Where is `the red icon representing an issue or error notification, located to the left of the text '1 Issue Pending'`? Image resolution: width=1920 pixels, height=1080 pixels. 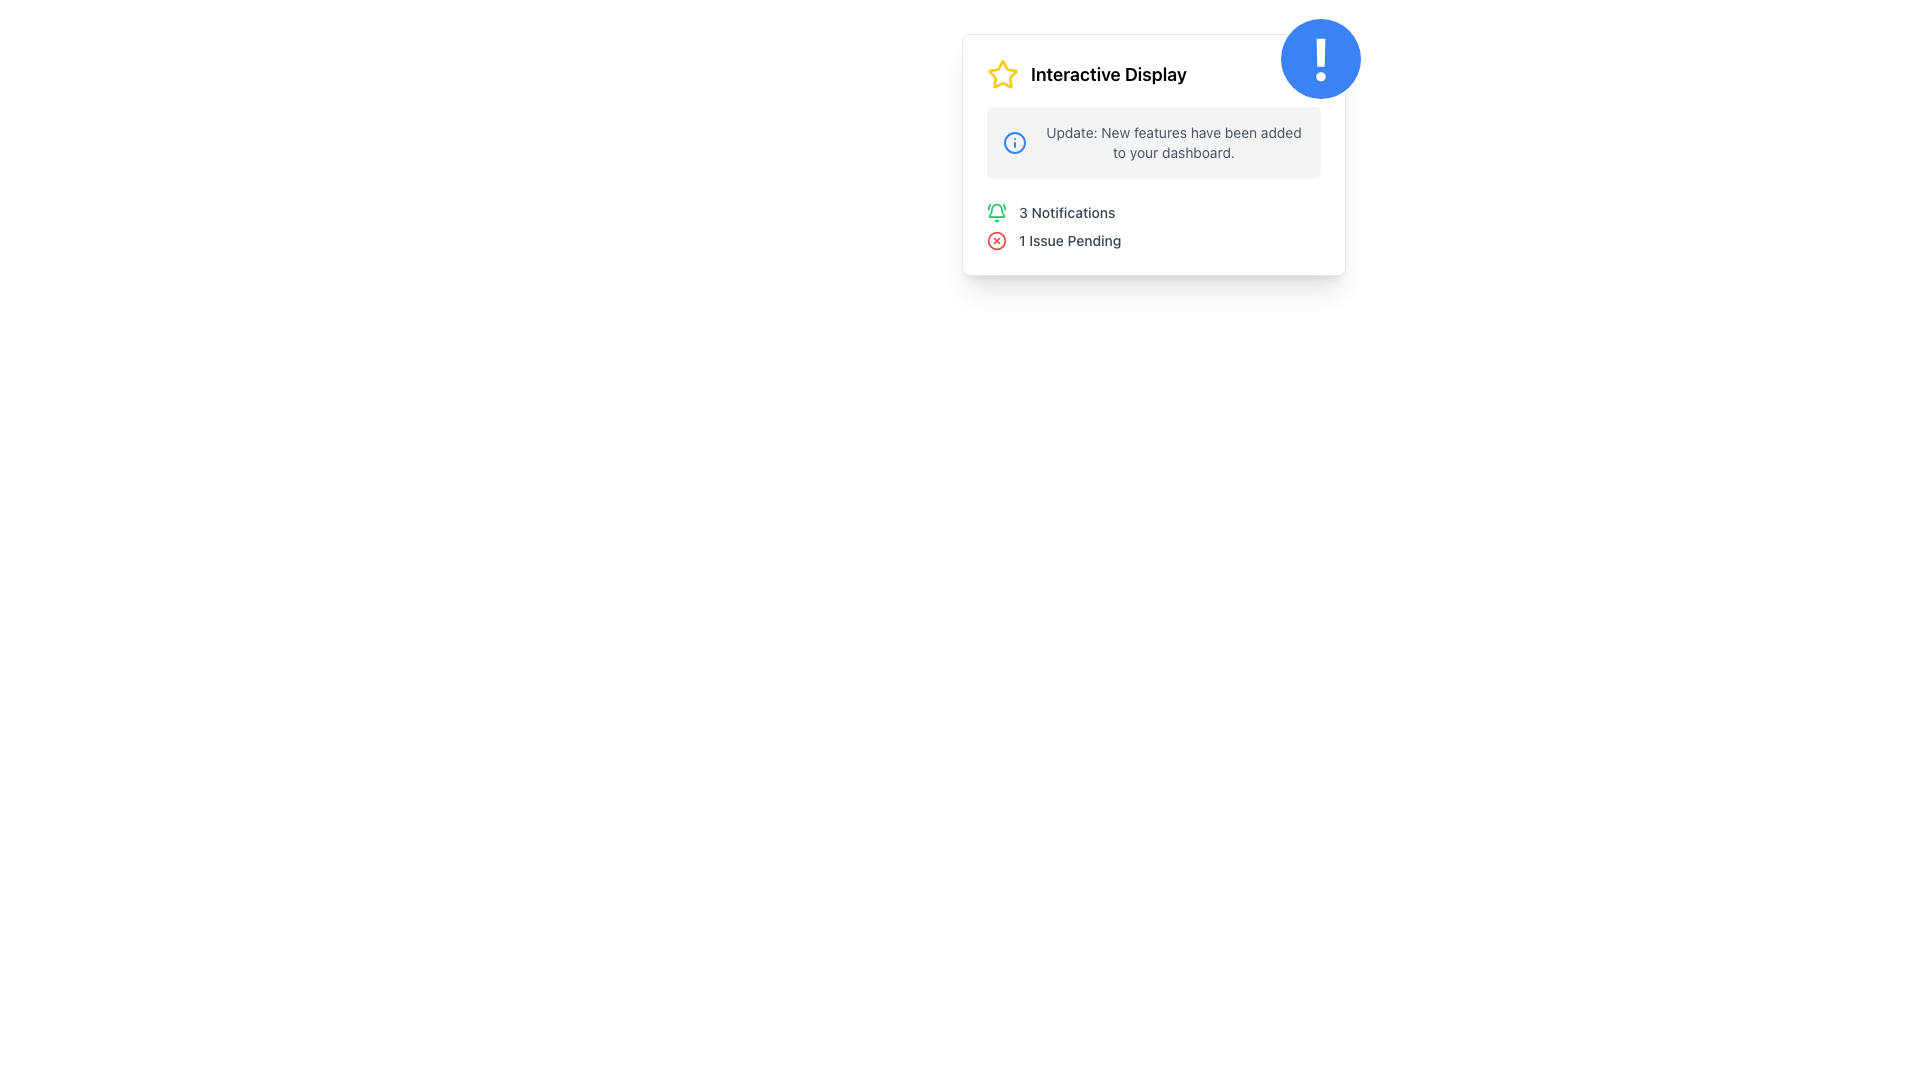
the red icon representing an issue or error notification, located to the left of the text '1 Issue Pending' is located at coordinates (997, 239).